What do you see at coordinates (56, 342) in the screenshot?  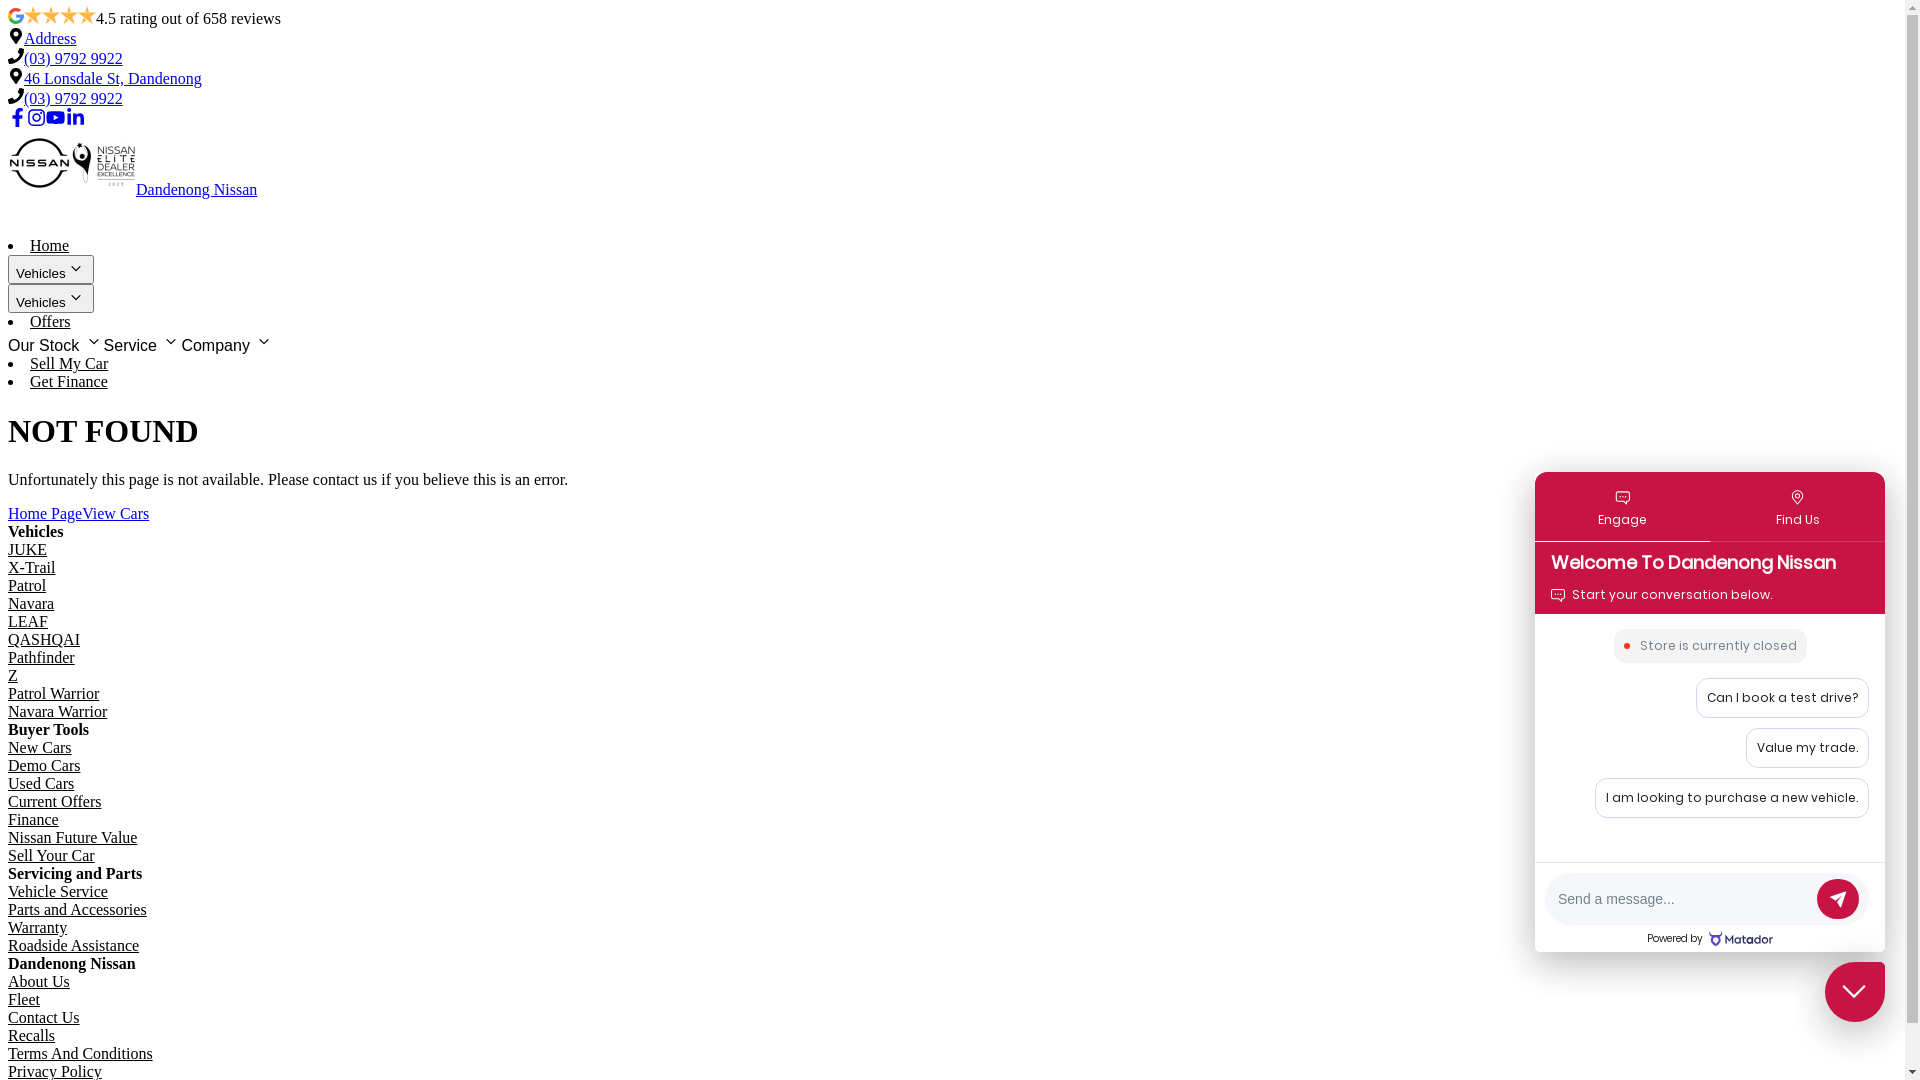 I see `'Our Stock'` at bounding box center [56, 342].